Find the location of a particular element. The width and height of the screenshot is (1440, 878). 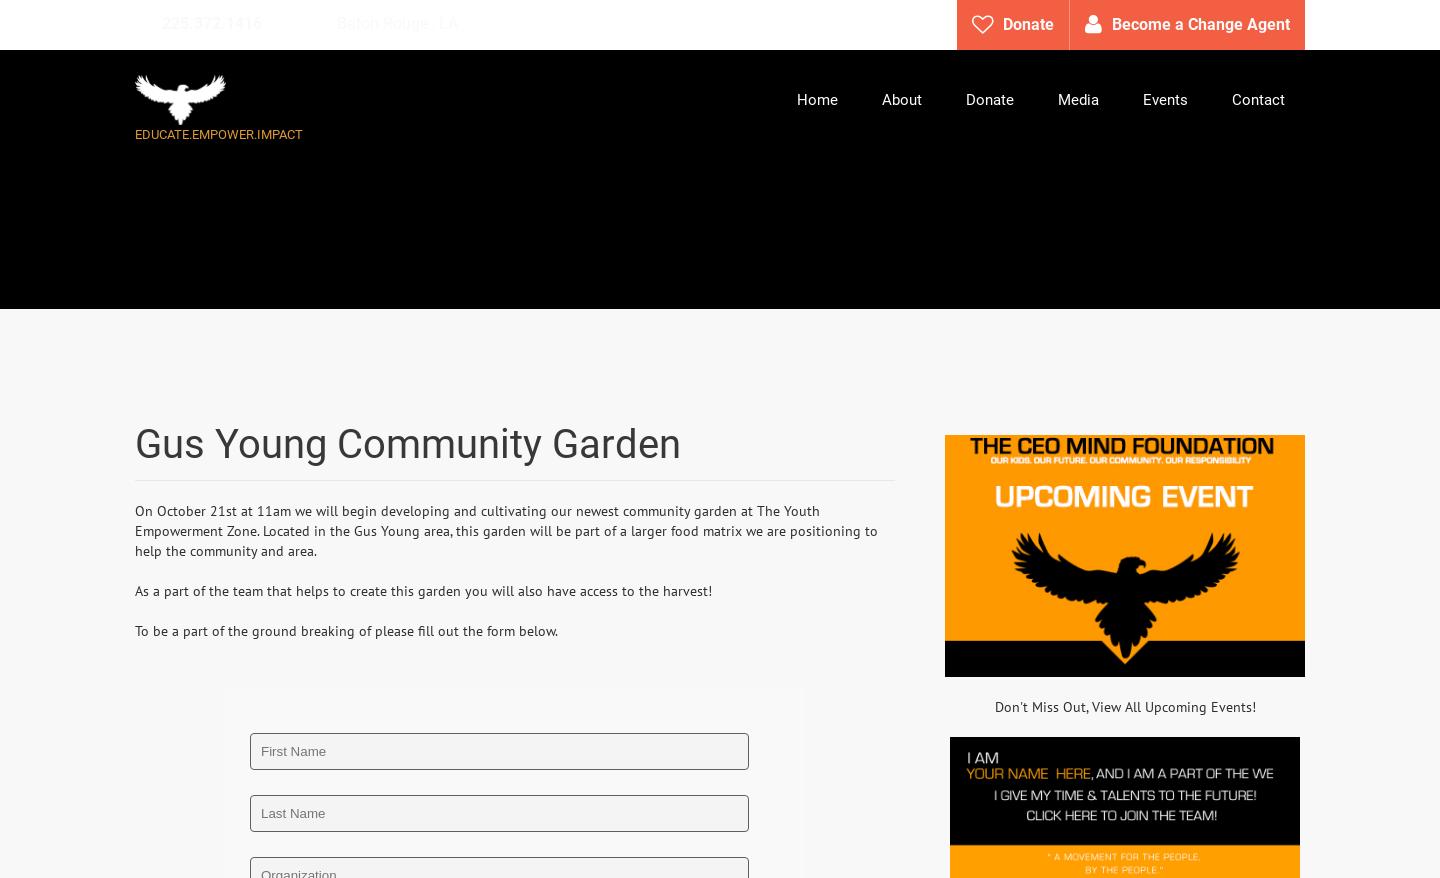

'To be a part of the ground breaking of please fill out the form below.' is located at coordinates (346, 630).